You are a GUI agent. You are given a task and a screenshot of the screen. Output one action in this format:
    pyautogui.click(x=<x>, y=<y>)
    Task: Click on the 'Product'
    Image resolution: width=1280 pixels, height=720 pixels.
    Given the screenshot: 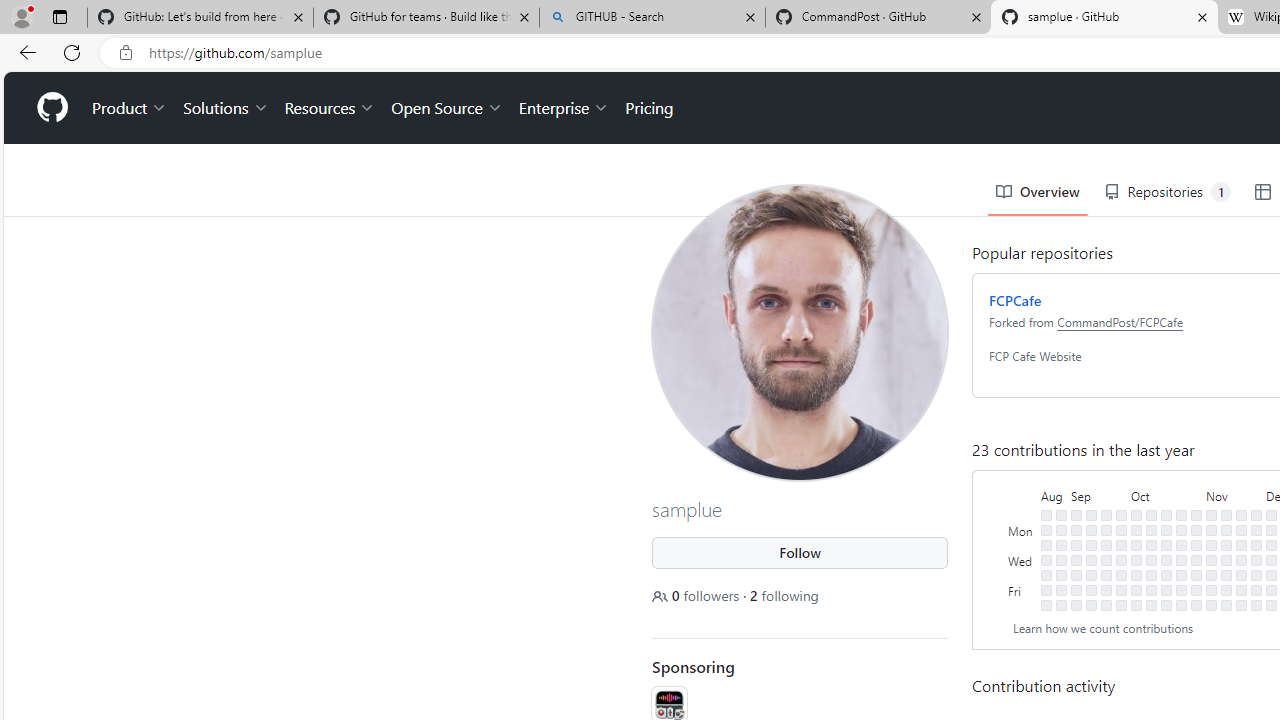 What is the action you would take?
    pyautogui.click(x=129, y=108)
    